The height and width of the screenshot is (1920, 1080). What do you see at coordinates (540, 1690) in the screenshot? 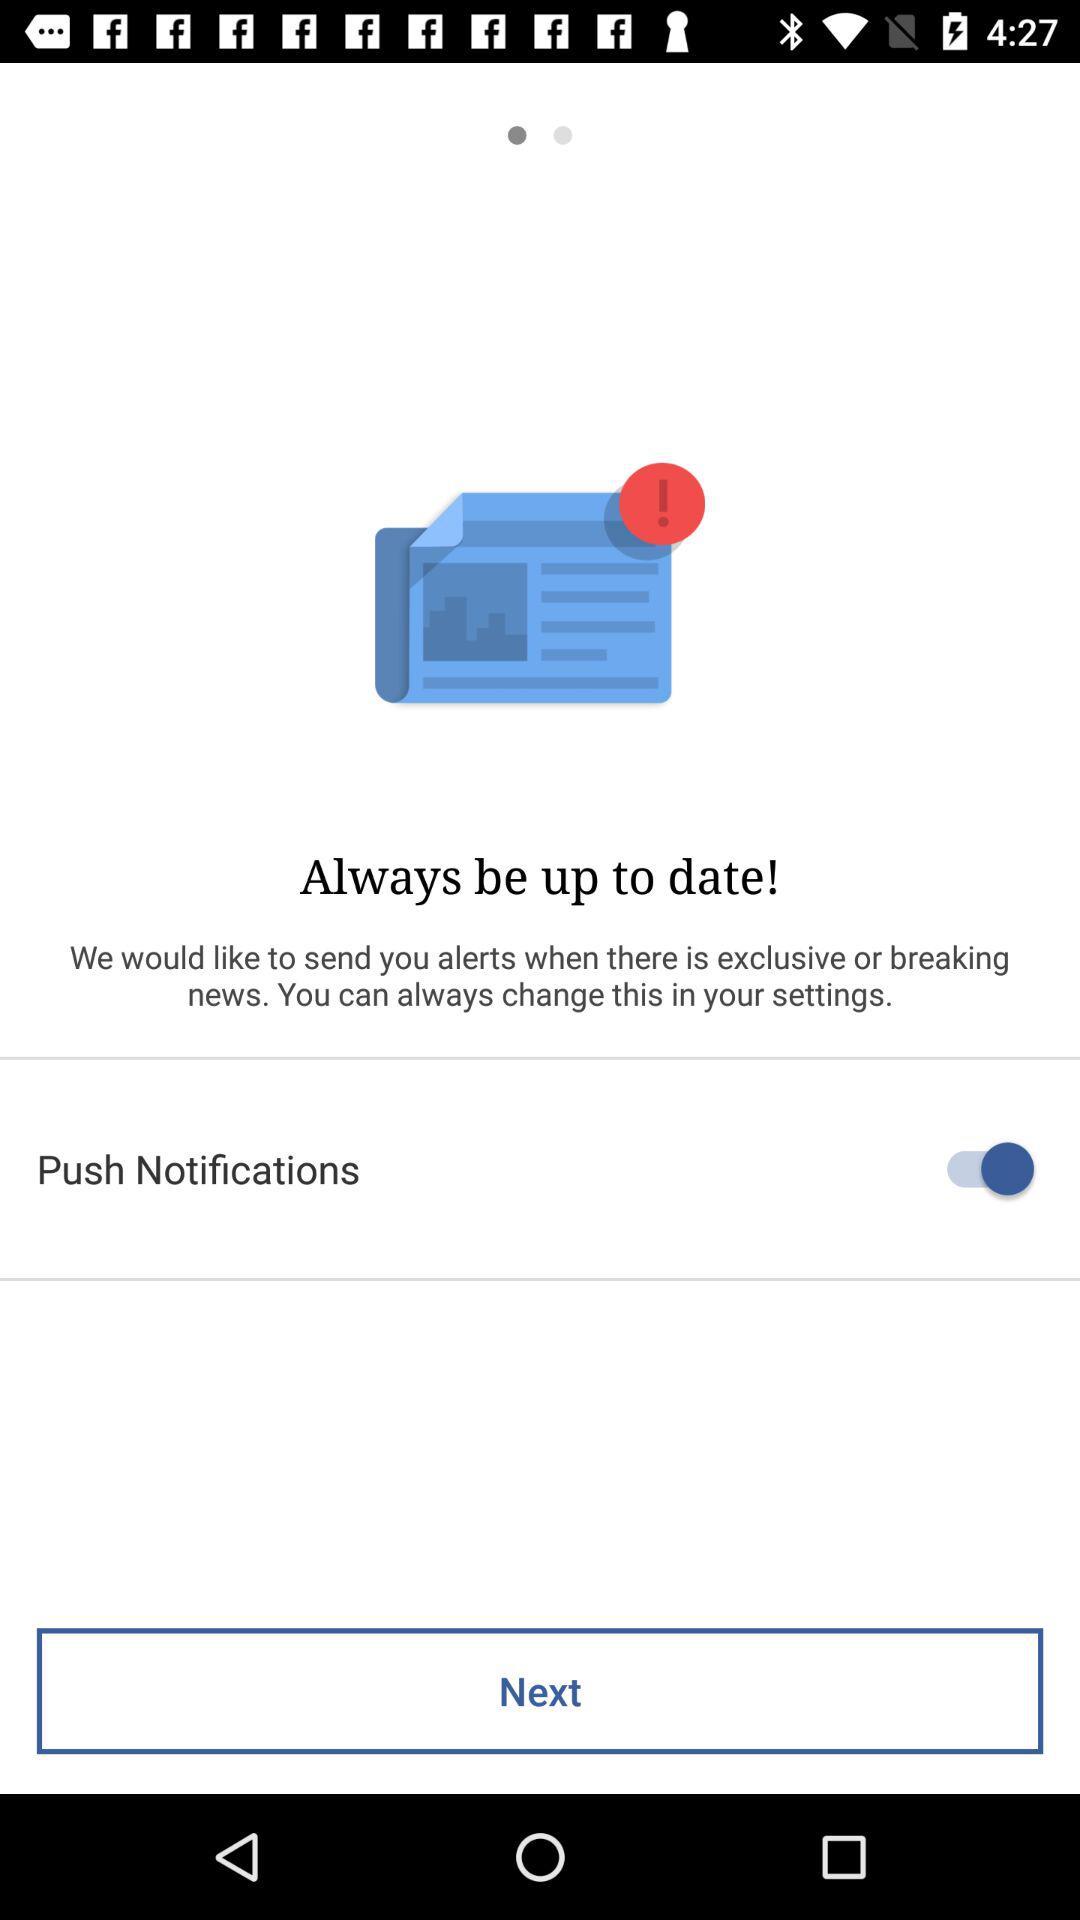
I see `the next icon` at bounding box center [540, 1690].